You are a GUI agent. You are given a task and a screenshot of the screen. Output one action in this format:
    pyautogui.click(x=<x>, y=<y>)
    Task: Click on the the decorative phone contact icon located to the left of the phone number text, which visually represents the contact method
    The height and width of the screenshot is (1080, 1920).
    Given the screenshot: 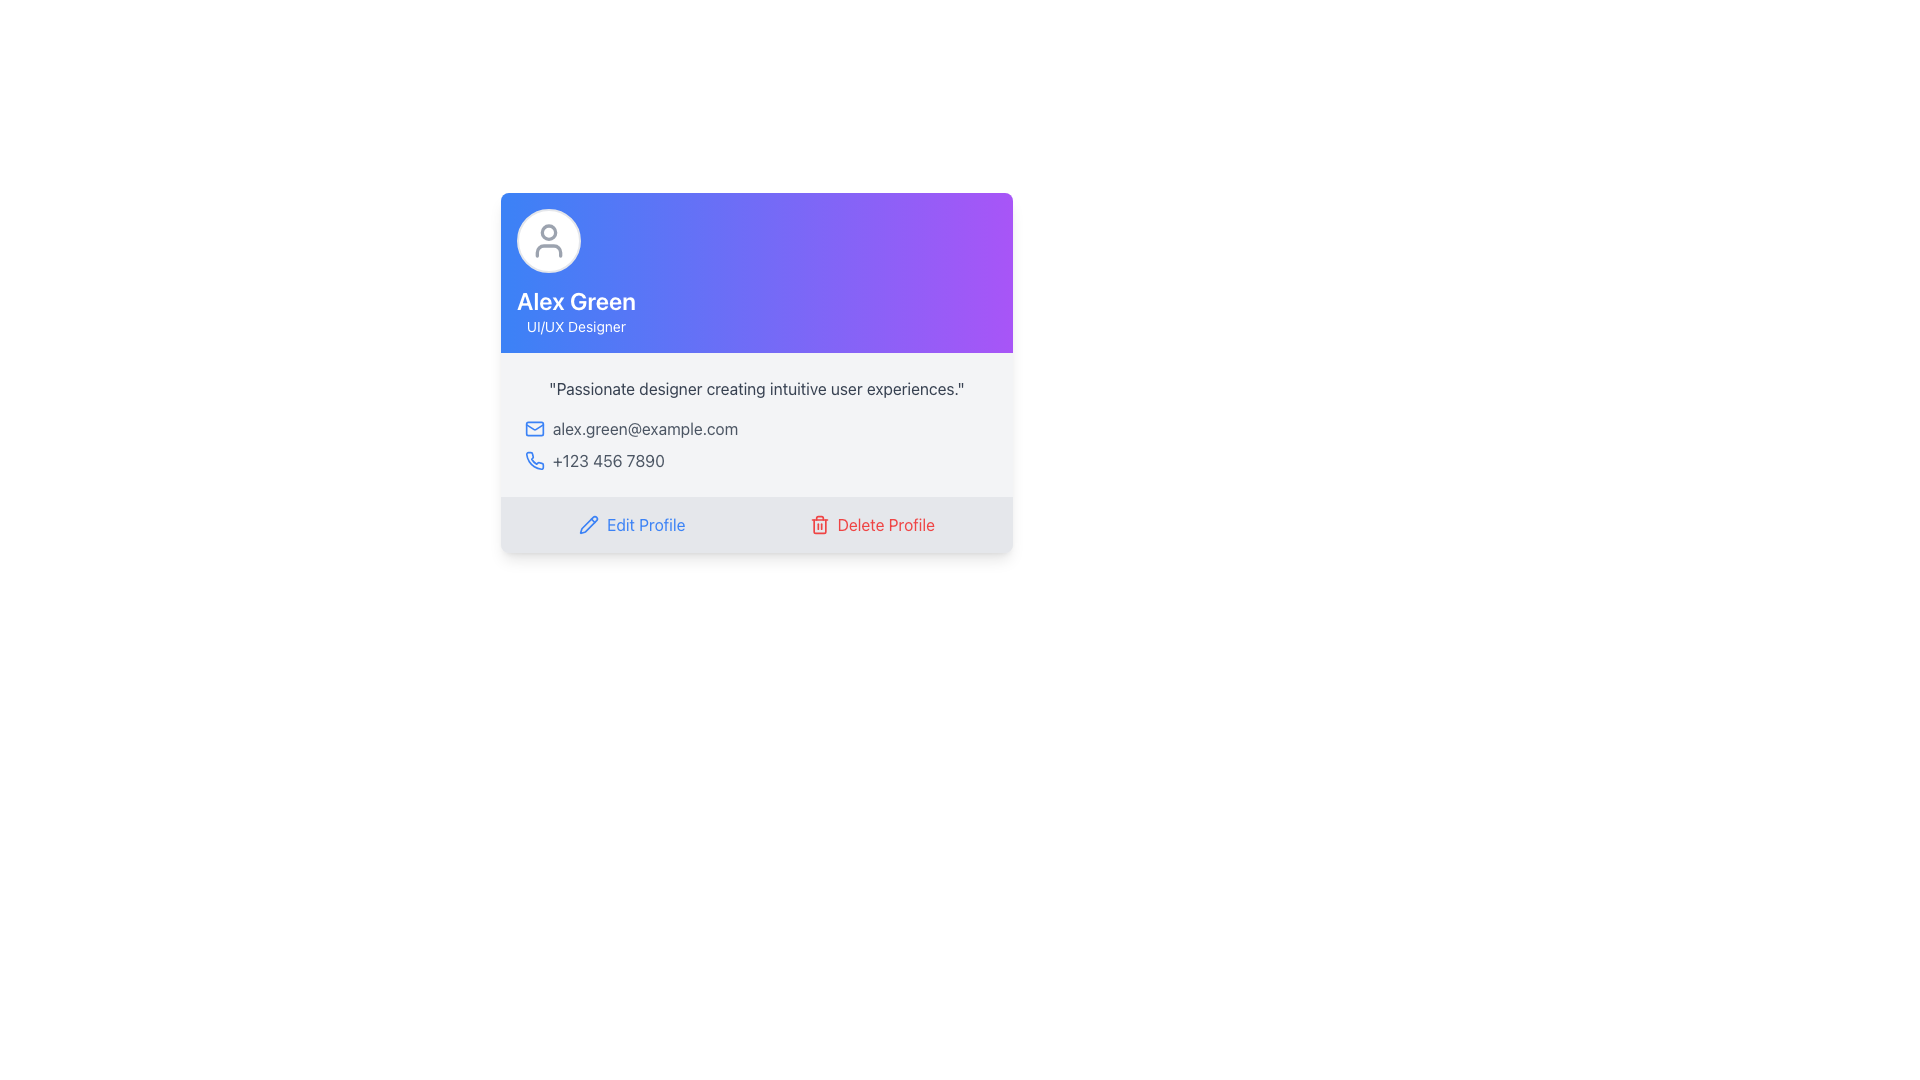 What is the action you would take?
    pyautogui.click(x=534, y=461)
    